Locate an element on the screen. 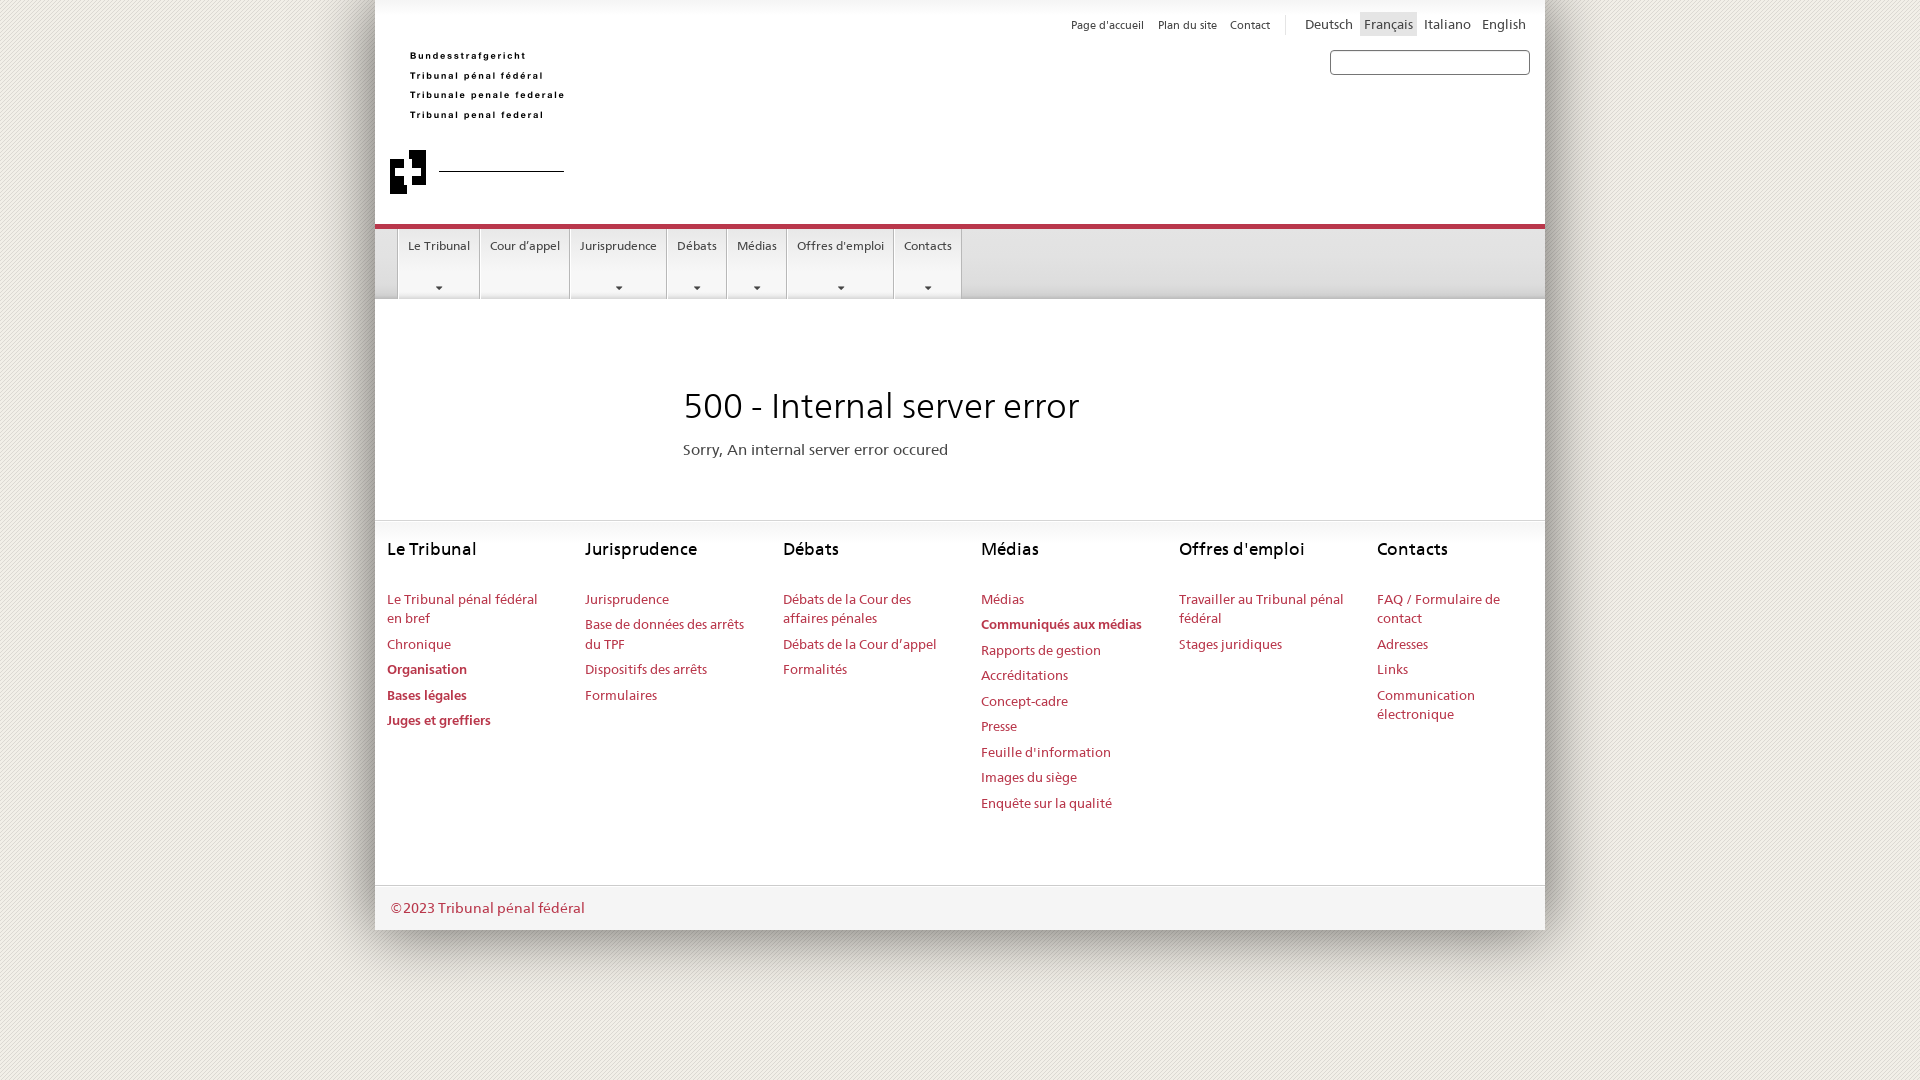 This screenshot has height=1080, width=1920. 'Presse' is located at coordinates (998, 726).